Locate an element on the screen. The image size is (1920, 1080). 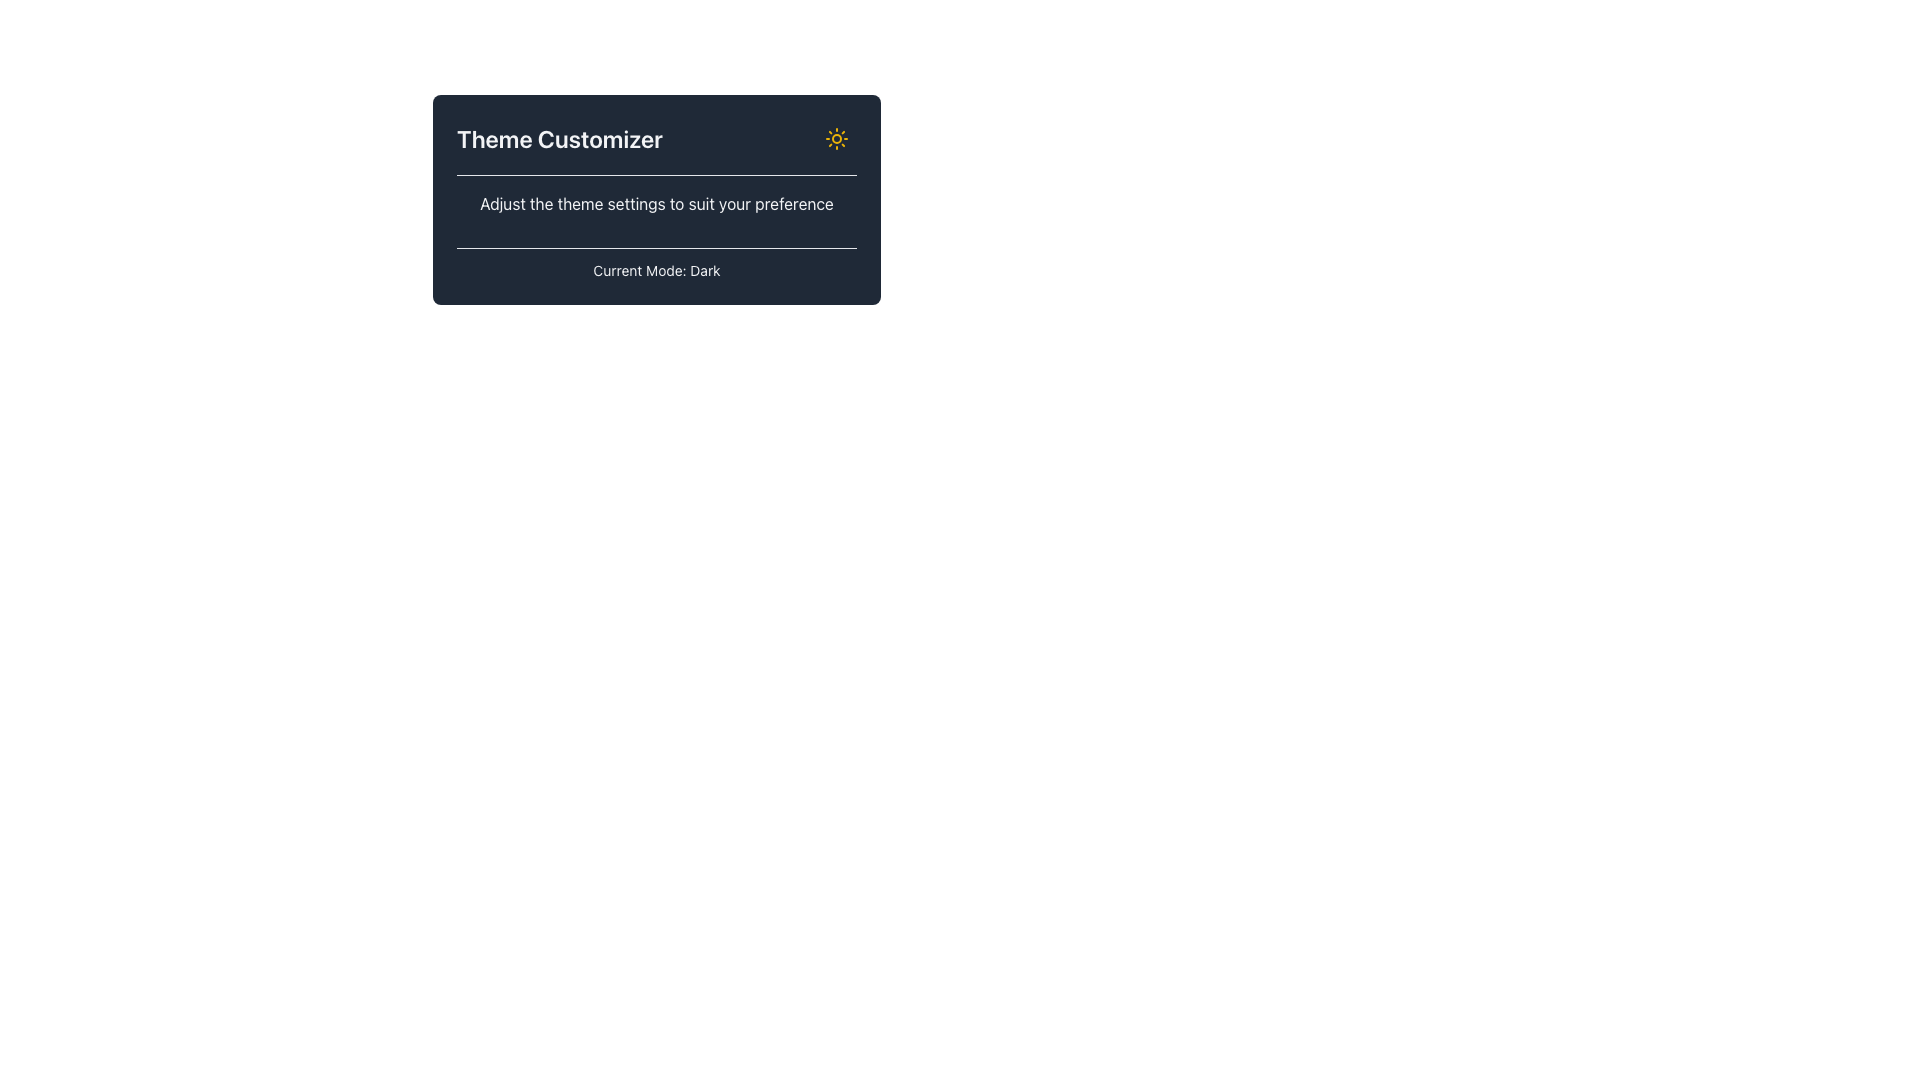
the static text displaying 'Adjust the theme settings to suit your preference', which is centrally aligned within the card beneath the header 'Theme Customizer' is located at coordinates (657, 212).